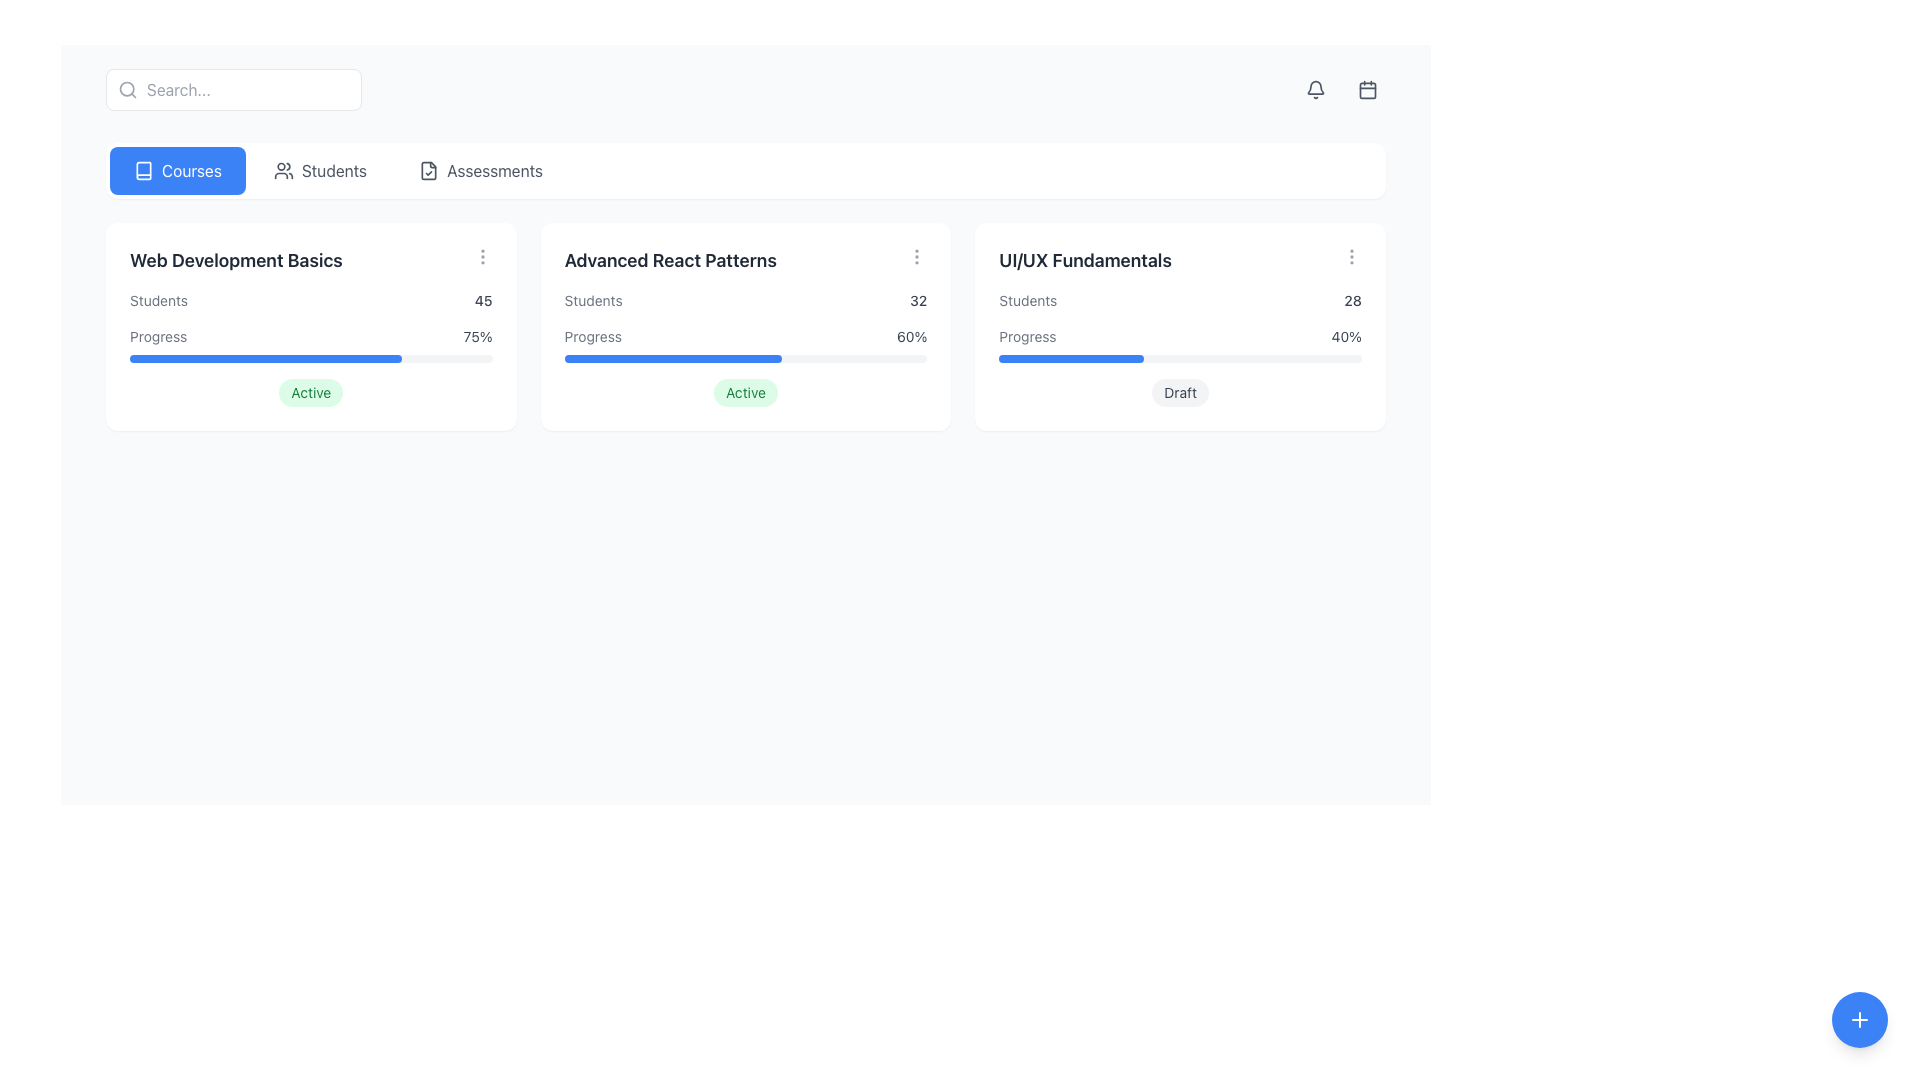  I want to click on the proportion visually indicated by the blue progress bar under the 'Progress' label in the 'Advanced React Patterns' card, so click(673, 357).